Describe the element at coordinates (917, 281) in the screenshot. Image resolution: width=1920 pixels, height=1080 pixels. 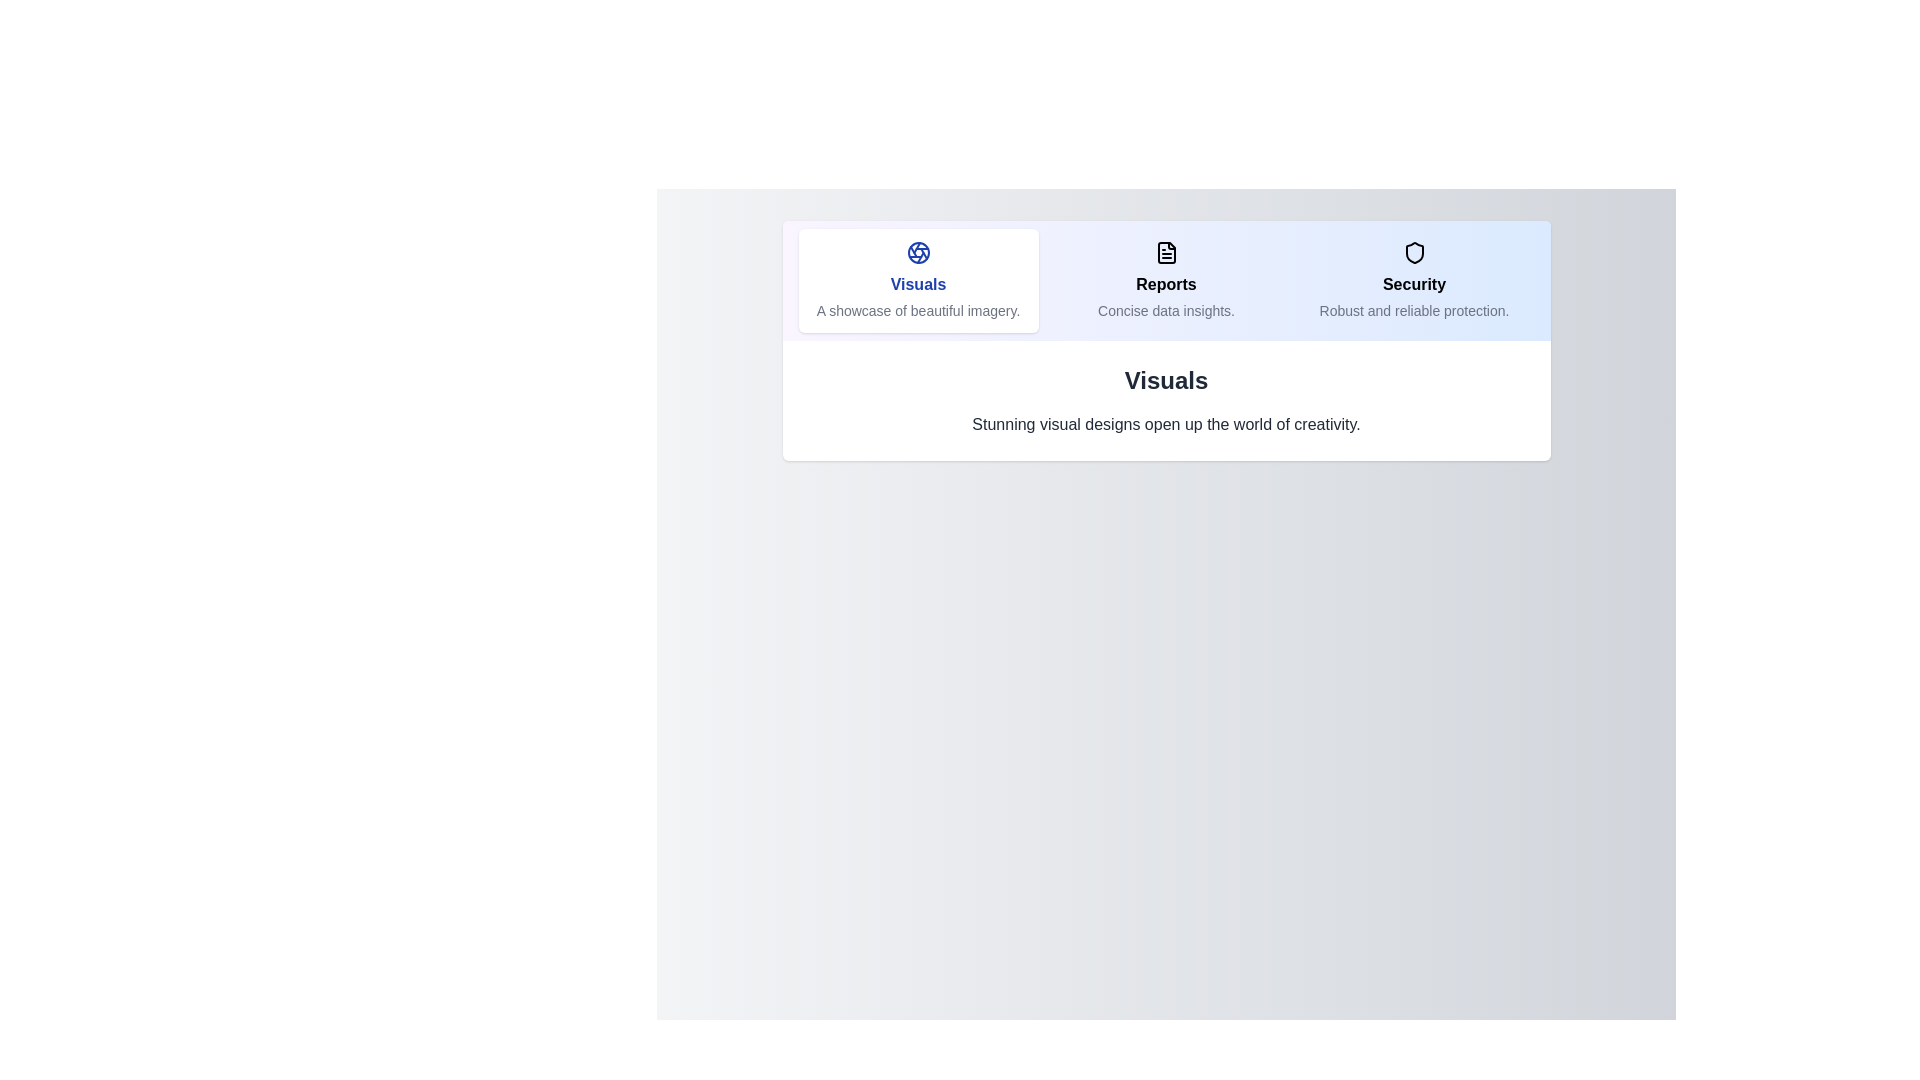
I see `the tab labeled Visuals to preview its interaction effect` at that location.